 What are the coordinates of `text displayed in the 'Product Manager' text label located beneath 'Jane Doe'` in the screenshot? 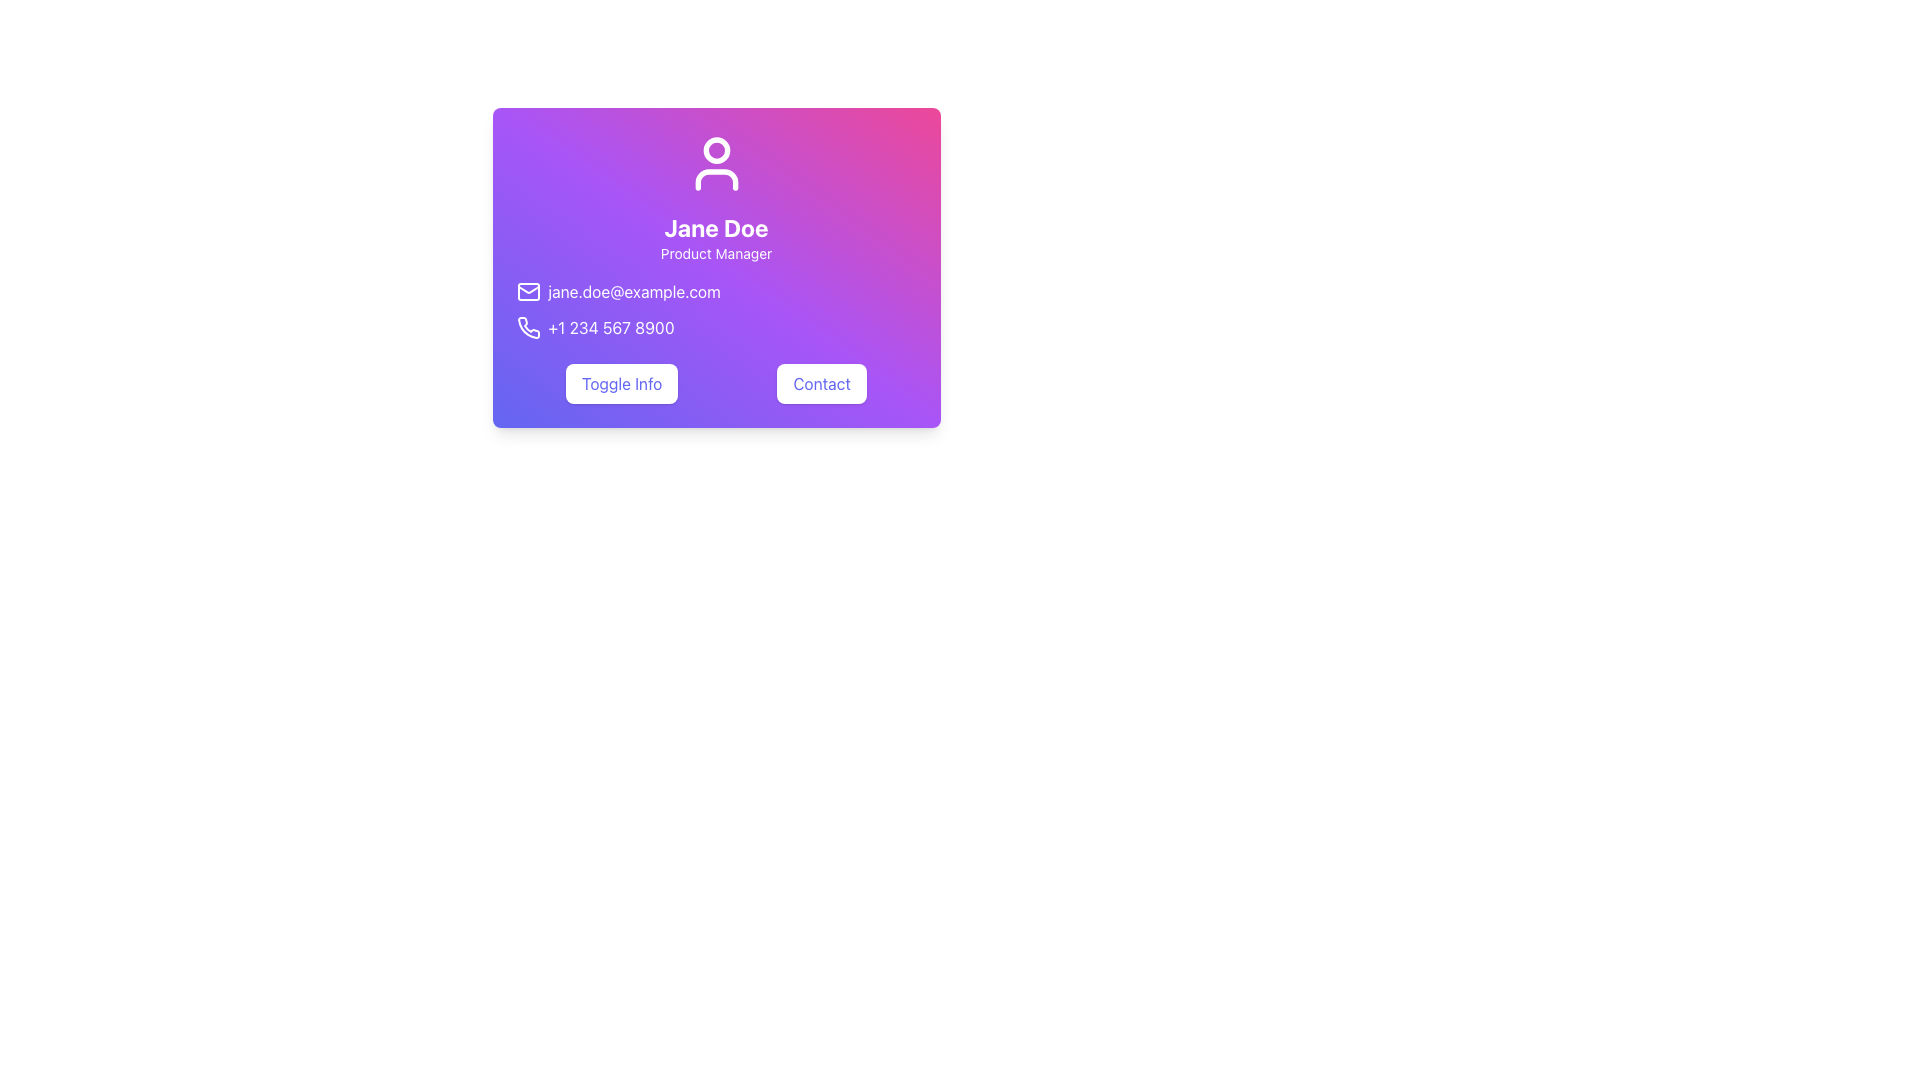 It's located at (716, 253).